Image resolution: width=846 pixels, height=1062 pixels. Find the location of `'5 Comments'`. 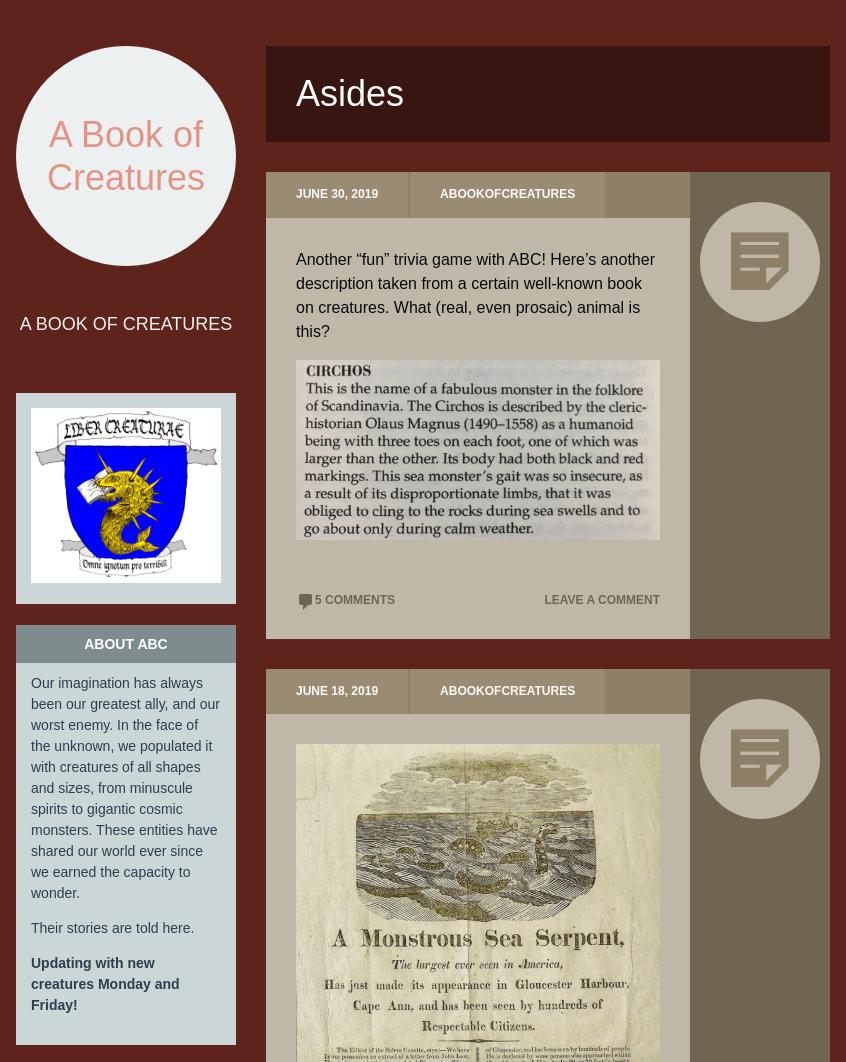

'5 Comments' is located at coordinates (313, 600).